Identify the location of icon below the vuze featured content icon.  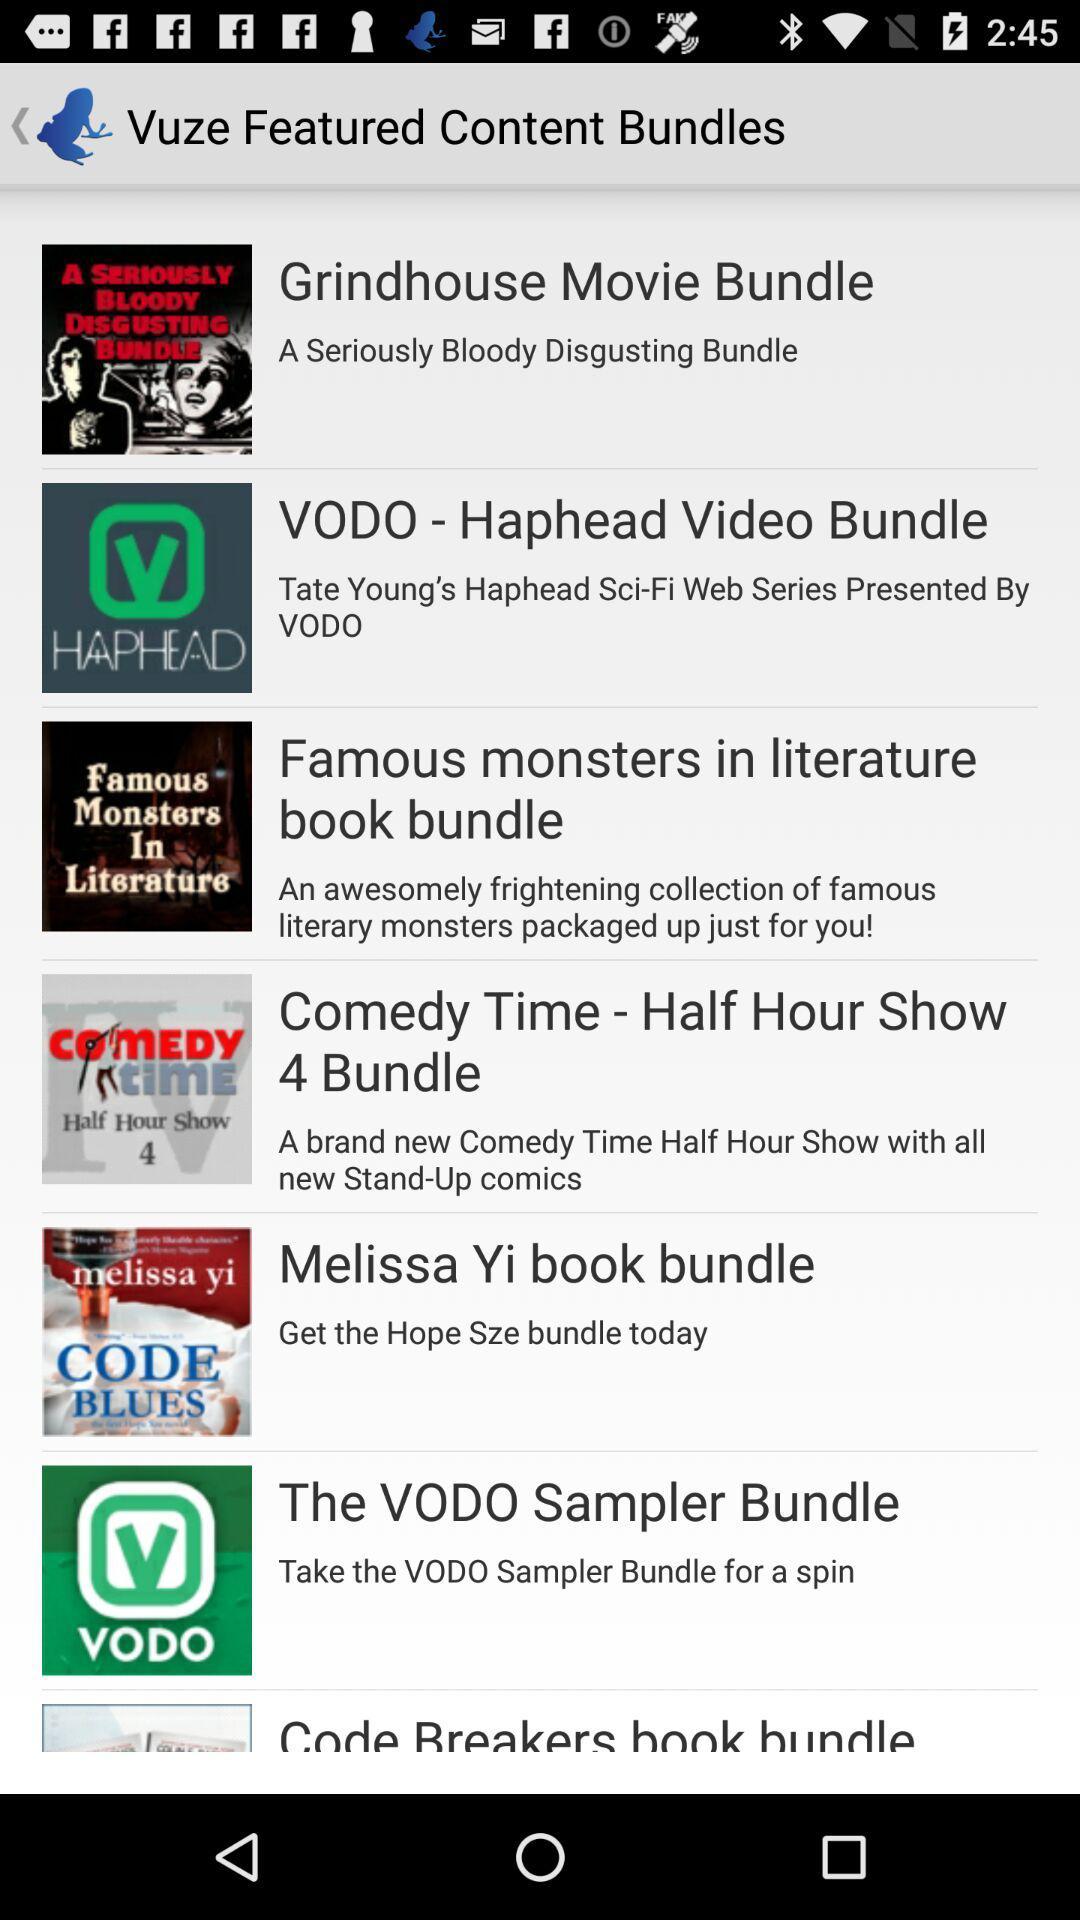
(576, 278).